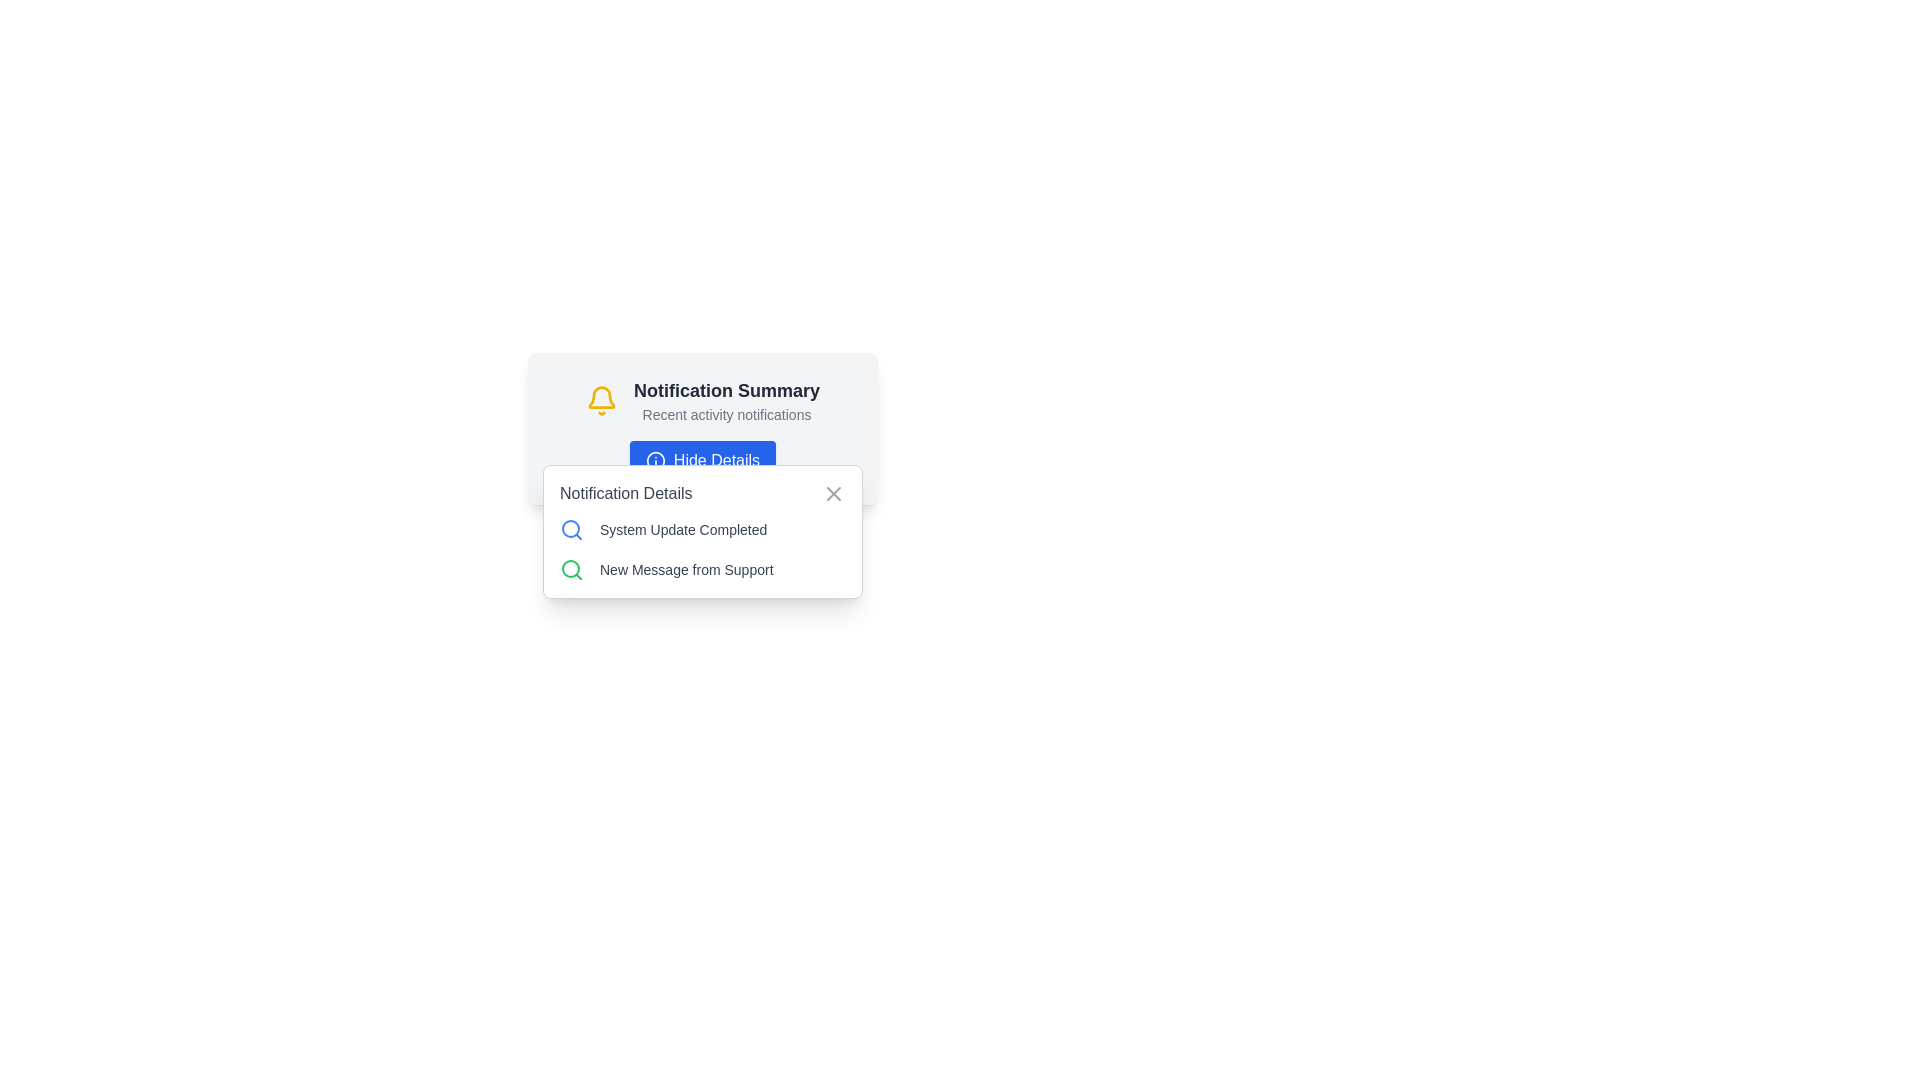  I want to click on the green magnifying glass icon located to the left of the text label 'New Message from Support' in the 'Notification Details' section, so click(570, 570).